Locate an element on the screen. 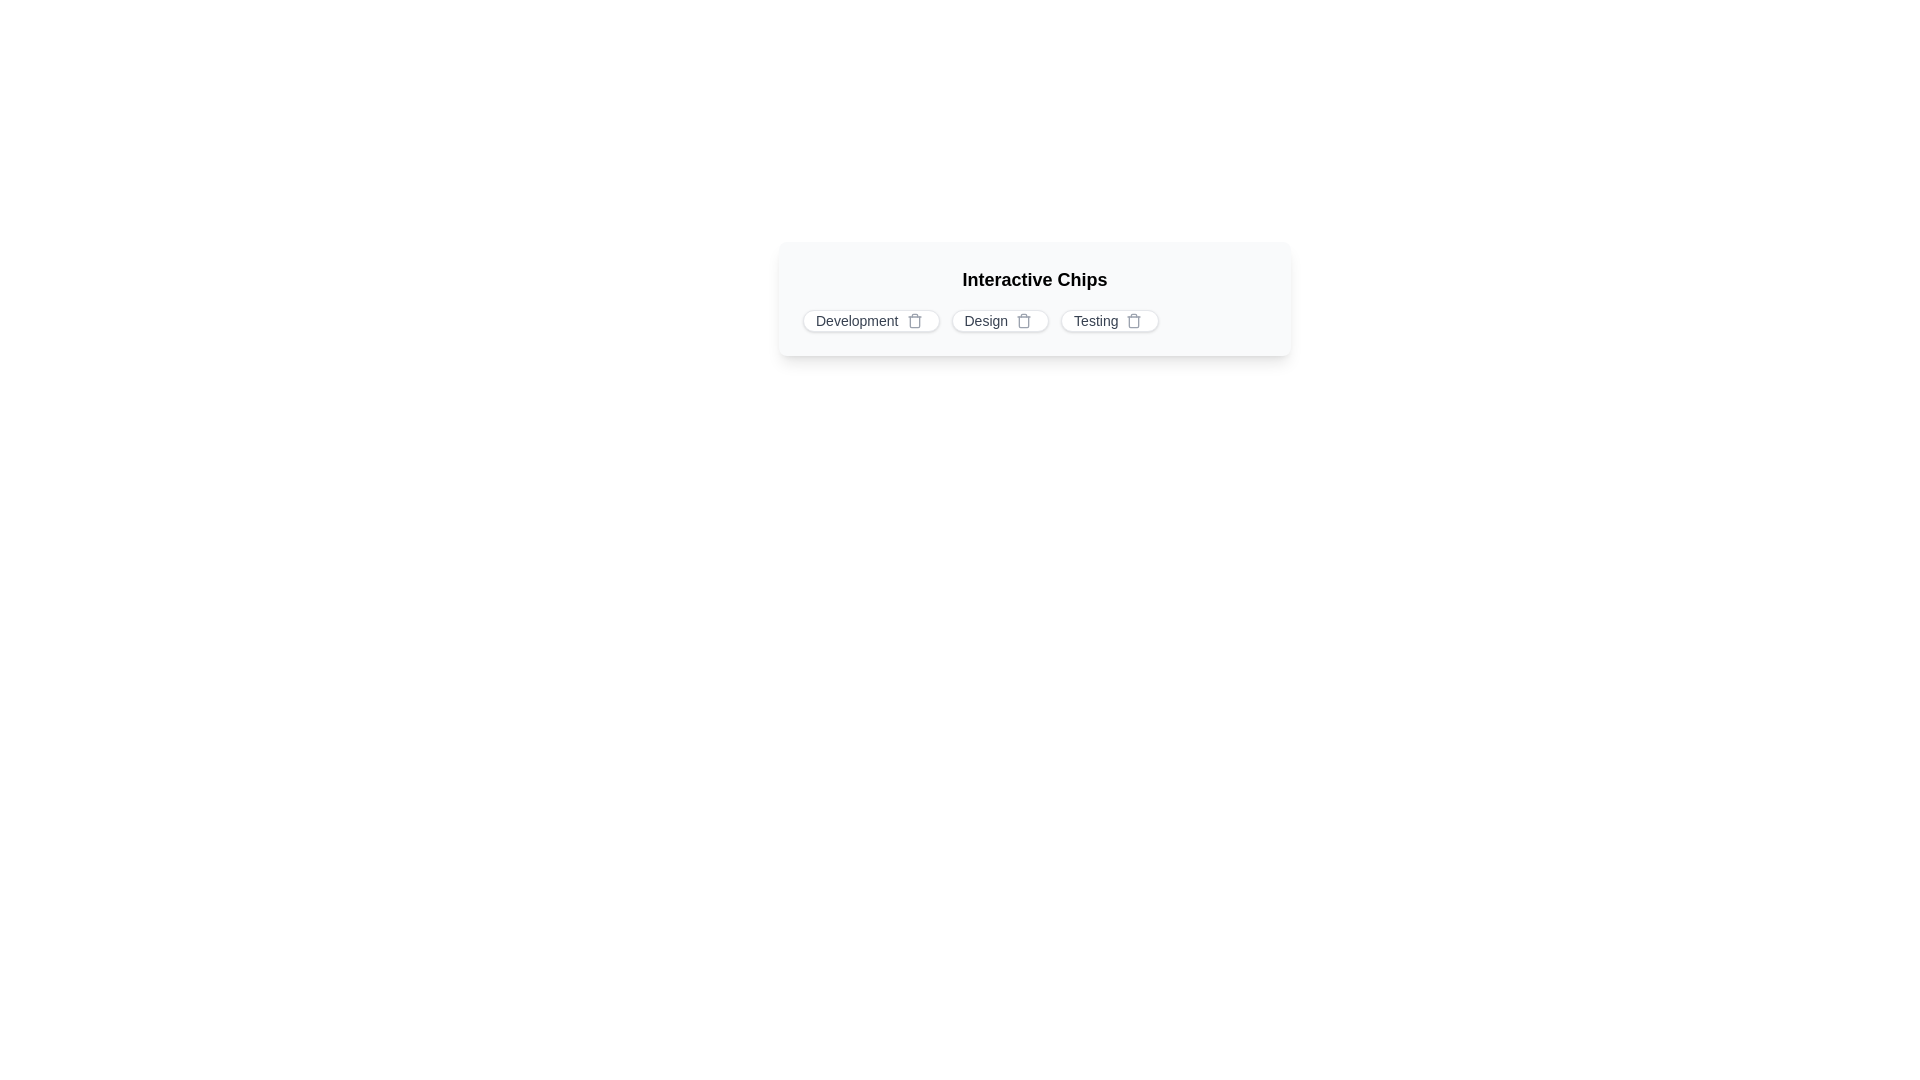 The height and width of the screenshot is (1080, 1920). the trash icon of the chip labeled Testing to remove it is located at coordinates (1134, 319).